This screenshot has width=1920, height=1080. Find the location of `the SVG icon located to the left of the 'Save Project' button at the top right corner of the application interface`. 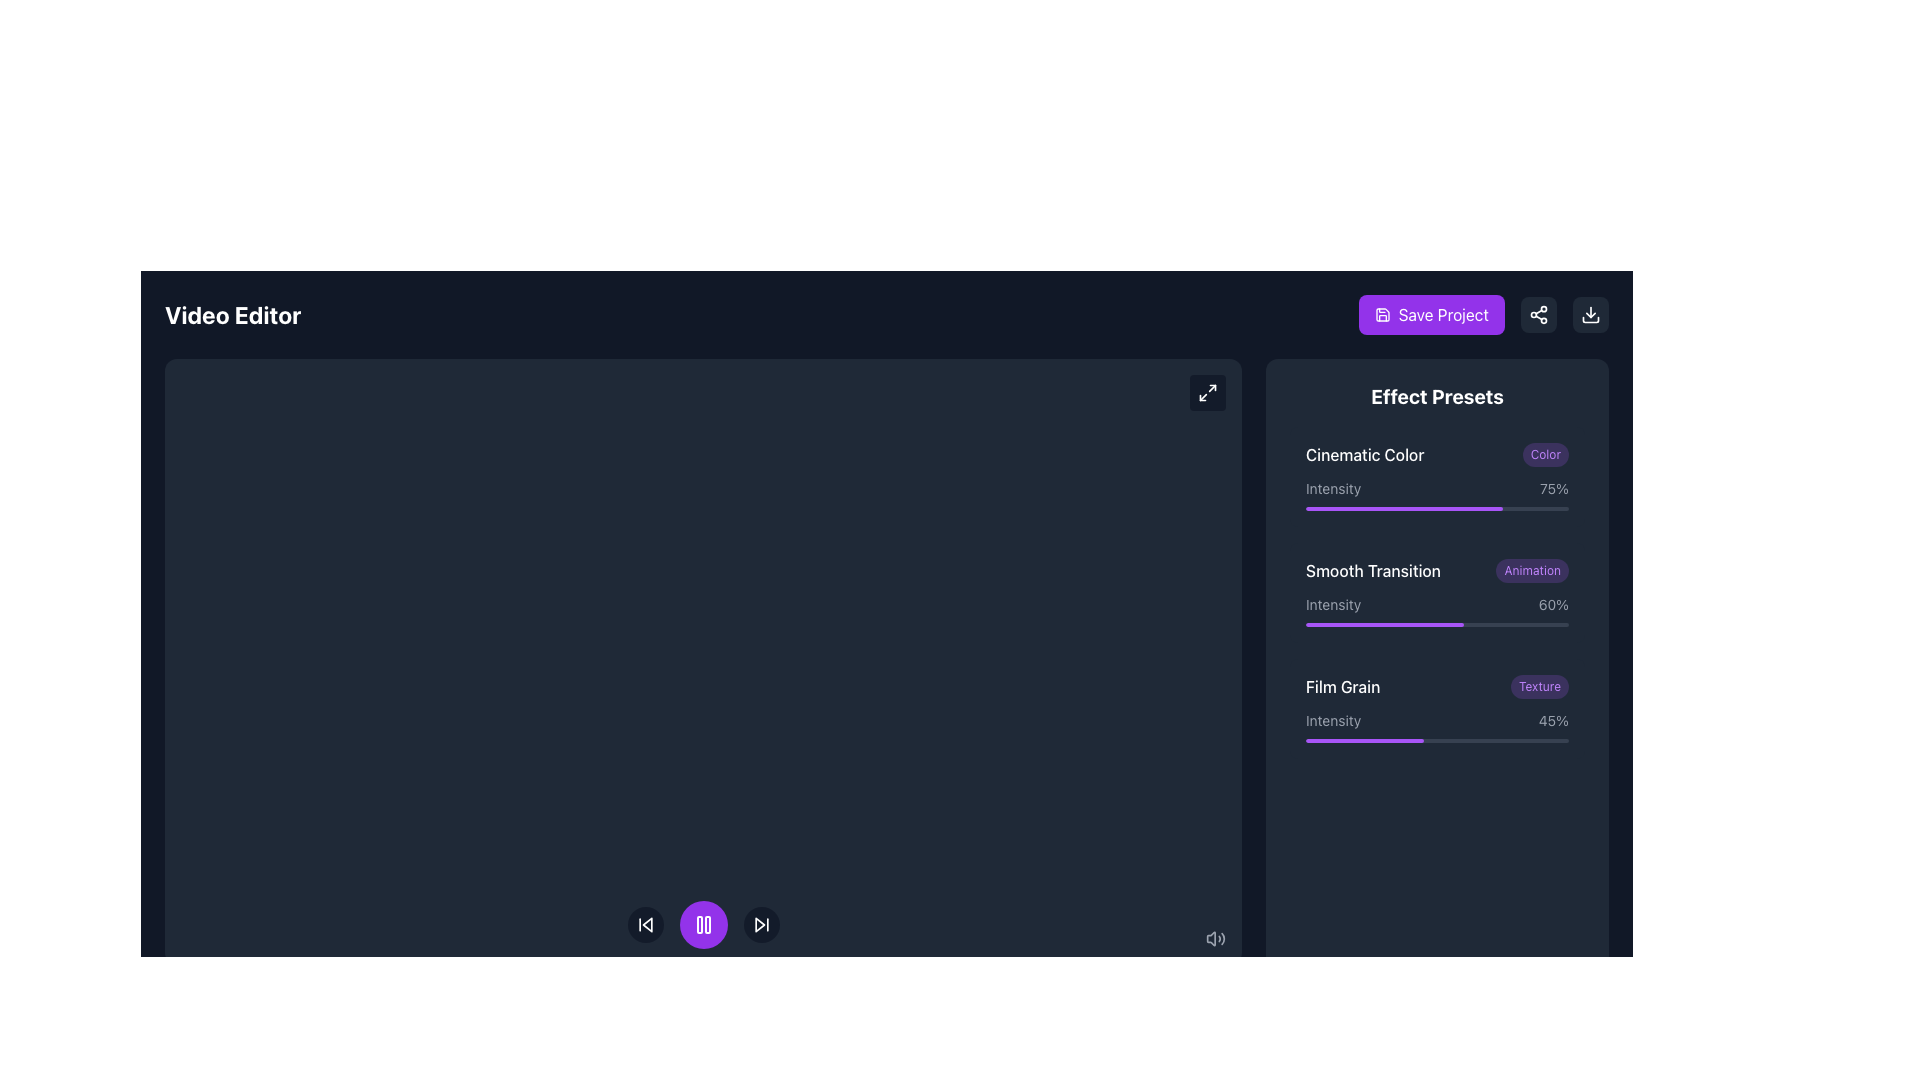

the SVG icon located to the left of the 'Save Project' button at the top right corner of the application interface is located at coordinates (1381, 315).